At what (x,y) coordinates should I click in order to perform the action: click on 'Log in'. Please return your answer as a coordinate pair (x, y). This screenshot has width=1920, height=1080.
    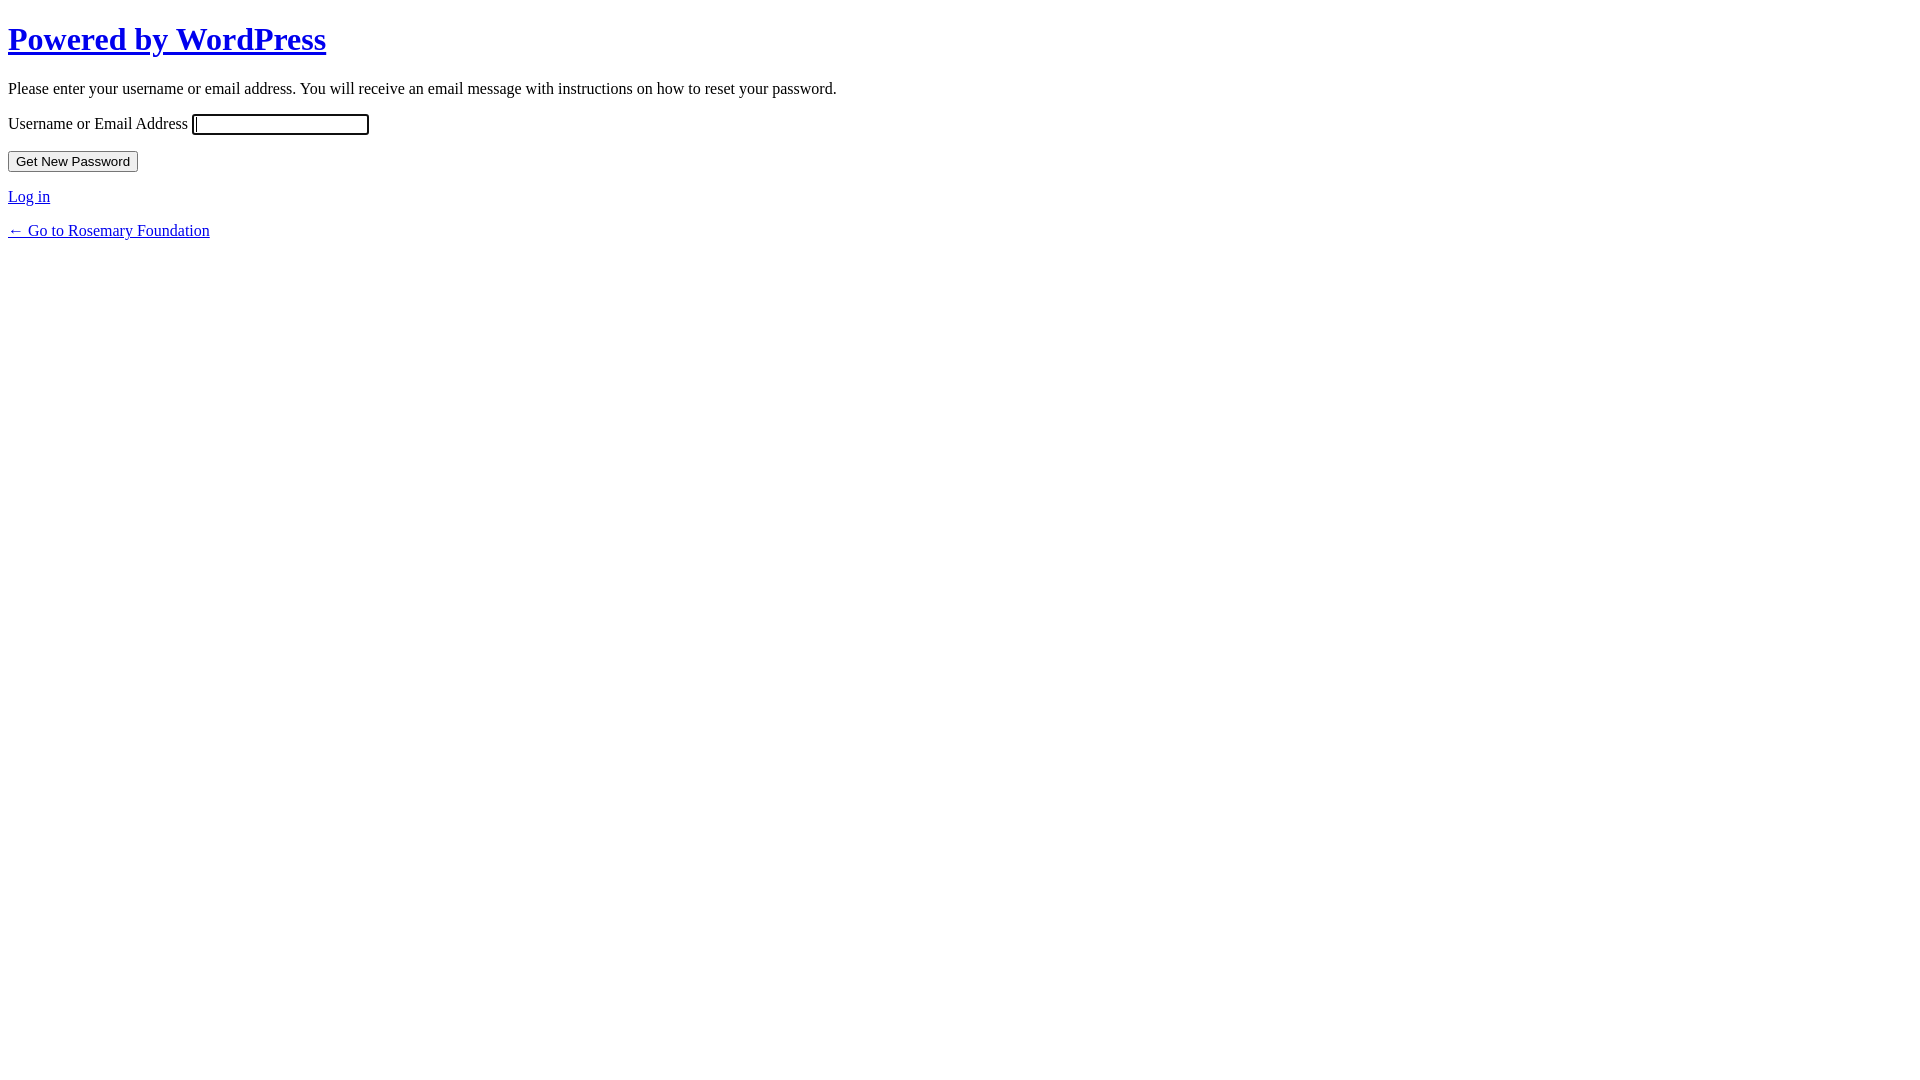
    Looking at the image, I should click on (8, 196).